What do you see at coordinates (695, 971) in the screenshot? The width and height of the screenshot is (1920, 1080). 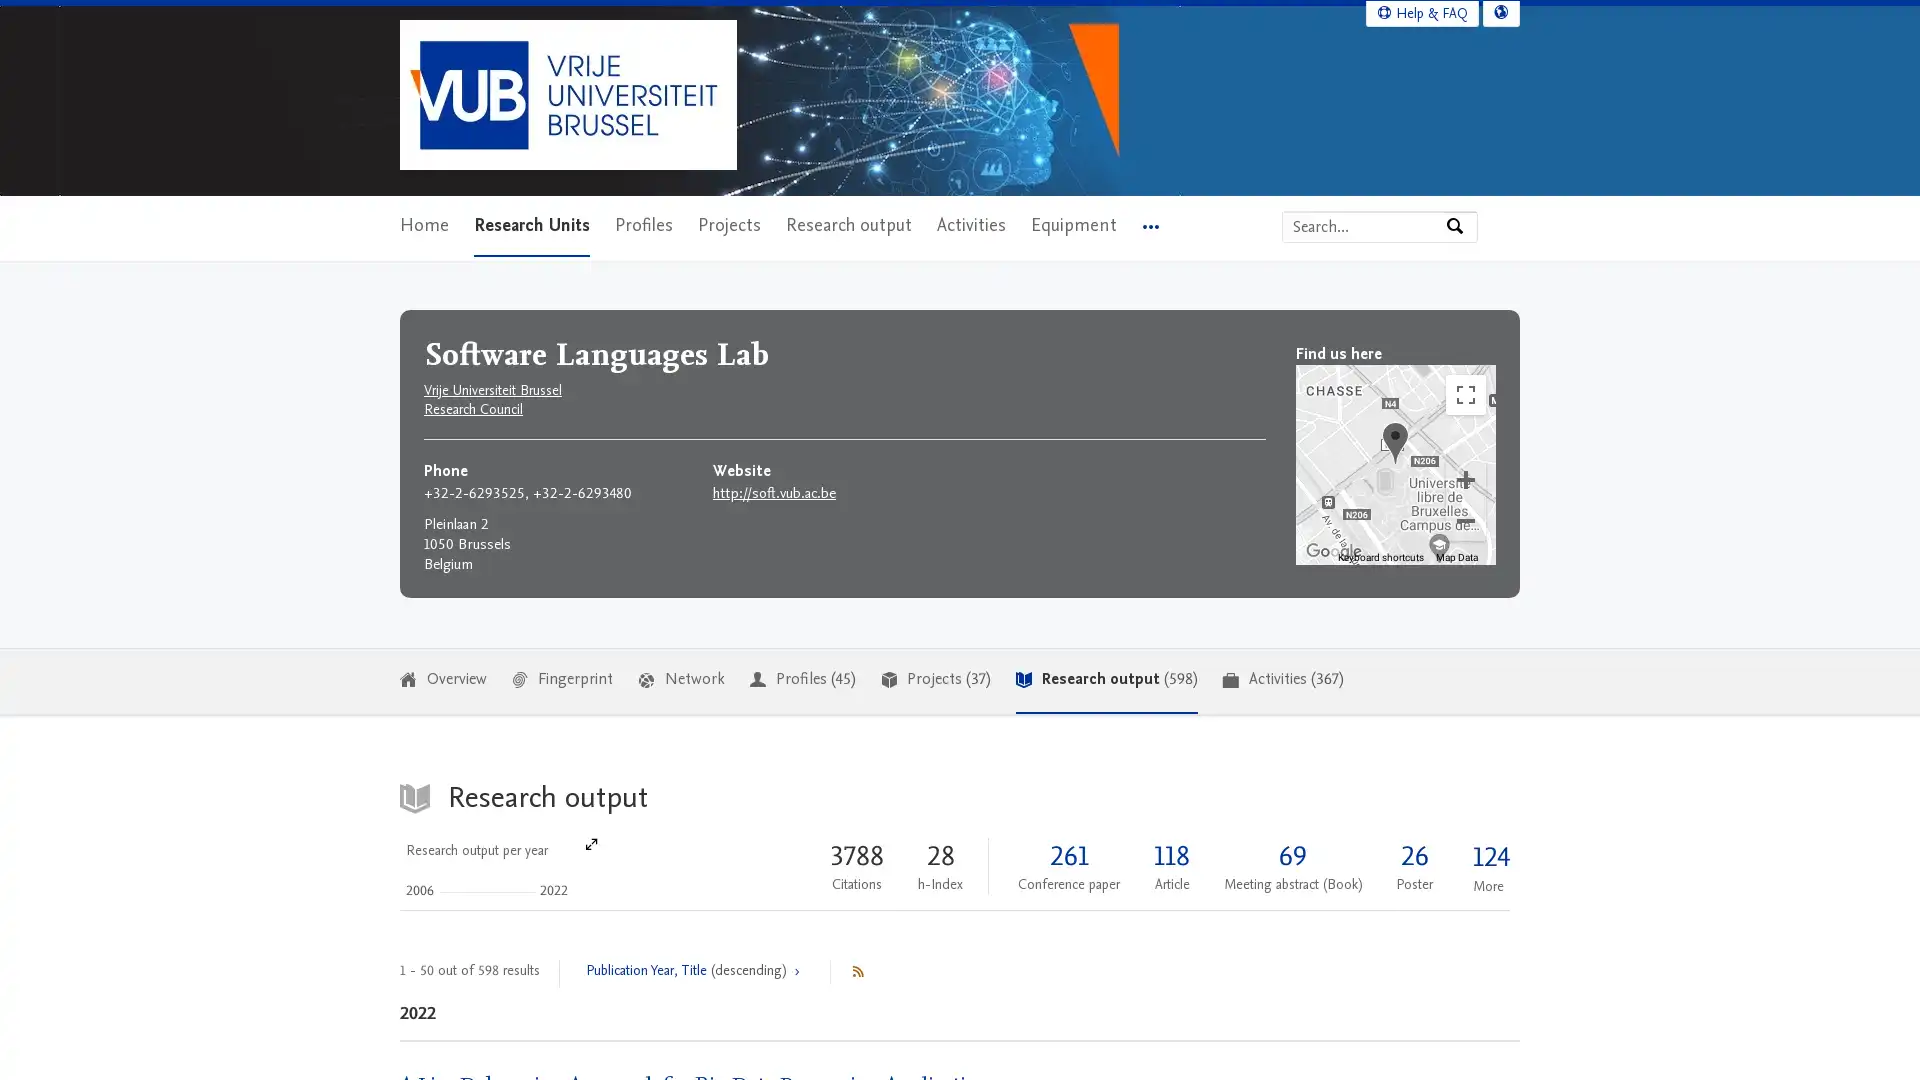 I see `Results sorted byPublication Year, Title(descending)` at bounding box center [695, 971].